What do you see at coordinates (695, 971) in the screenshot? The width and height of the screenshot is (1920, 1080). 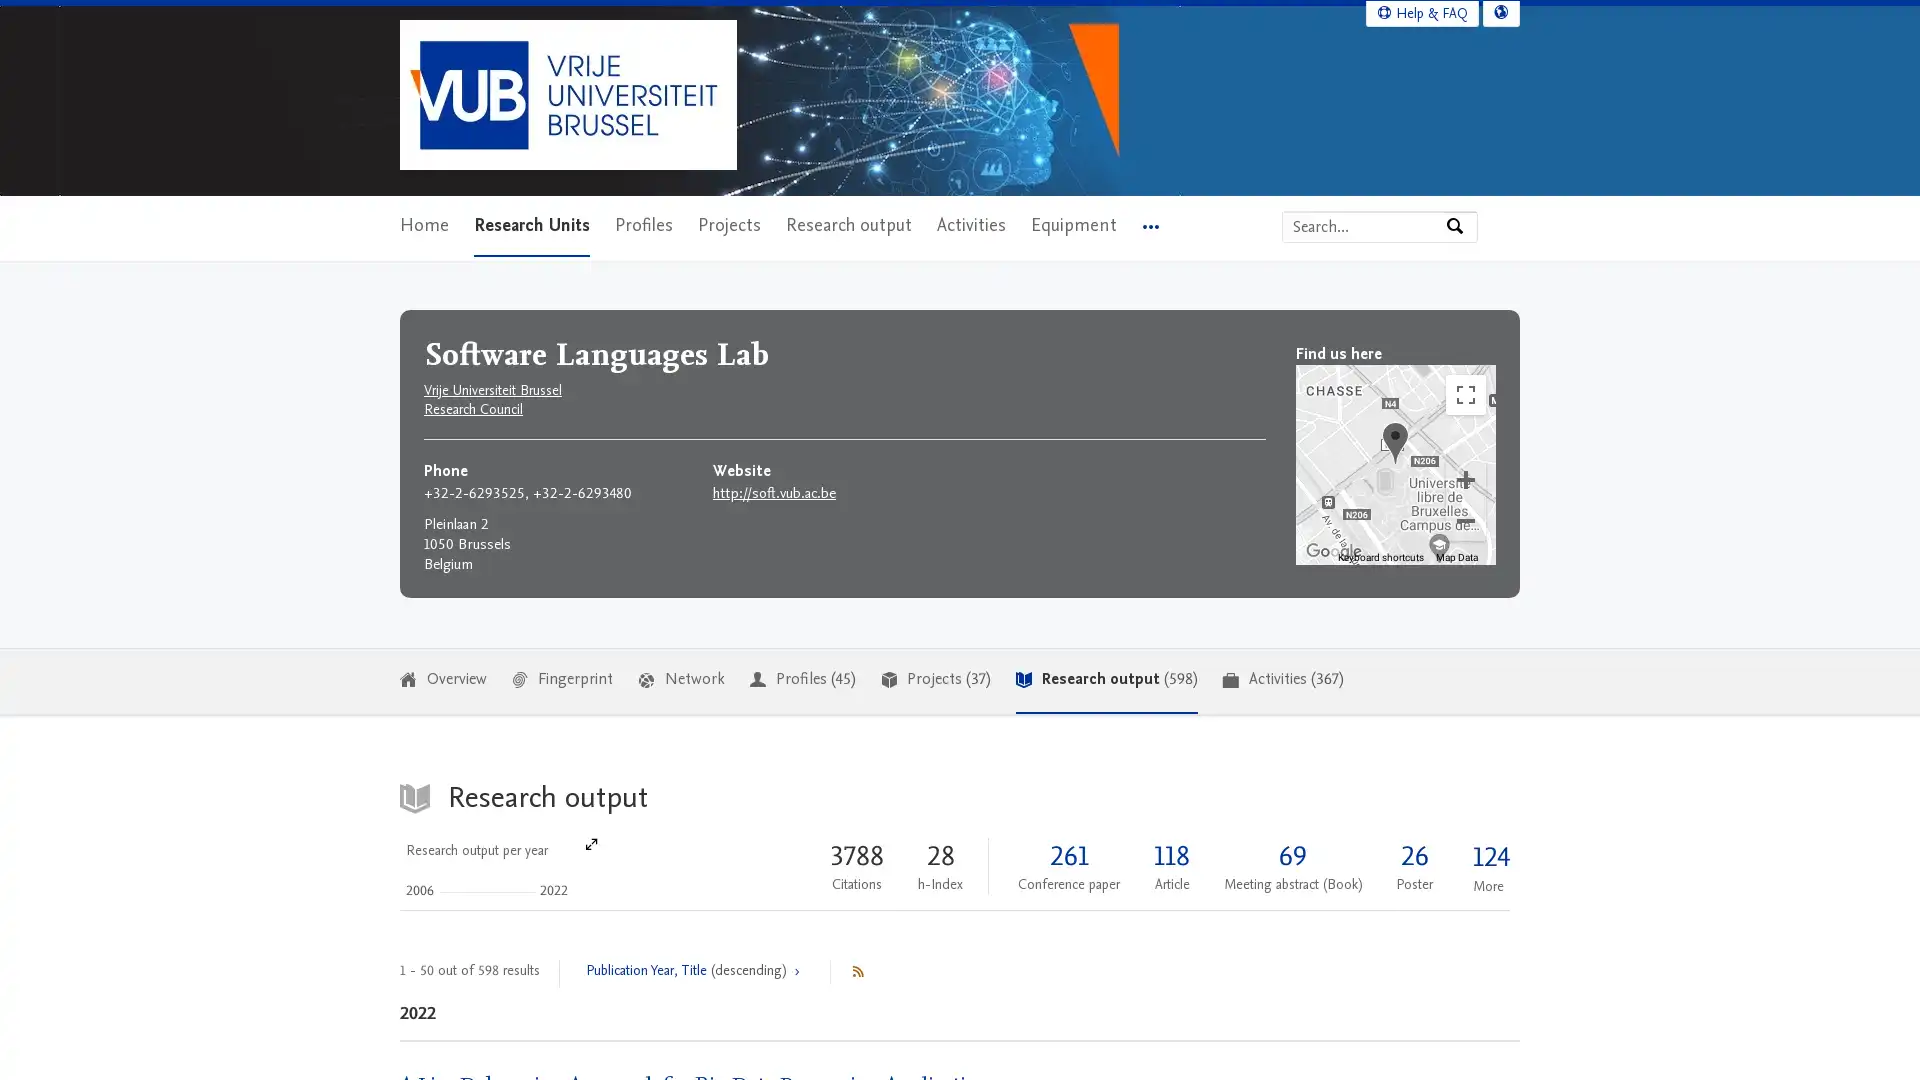 I see `Results sorted byPublication Year, Title(descending)` at bounding box center [695, 971].